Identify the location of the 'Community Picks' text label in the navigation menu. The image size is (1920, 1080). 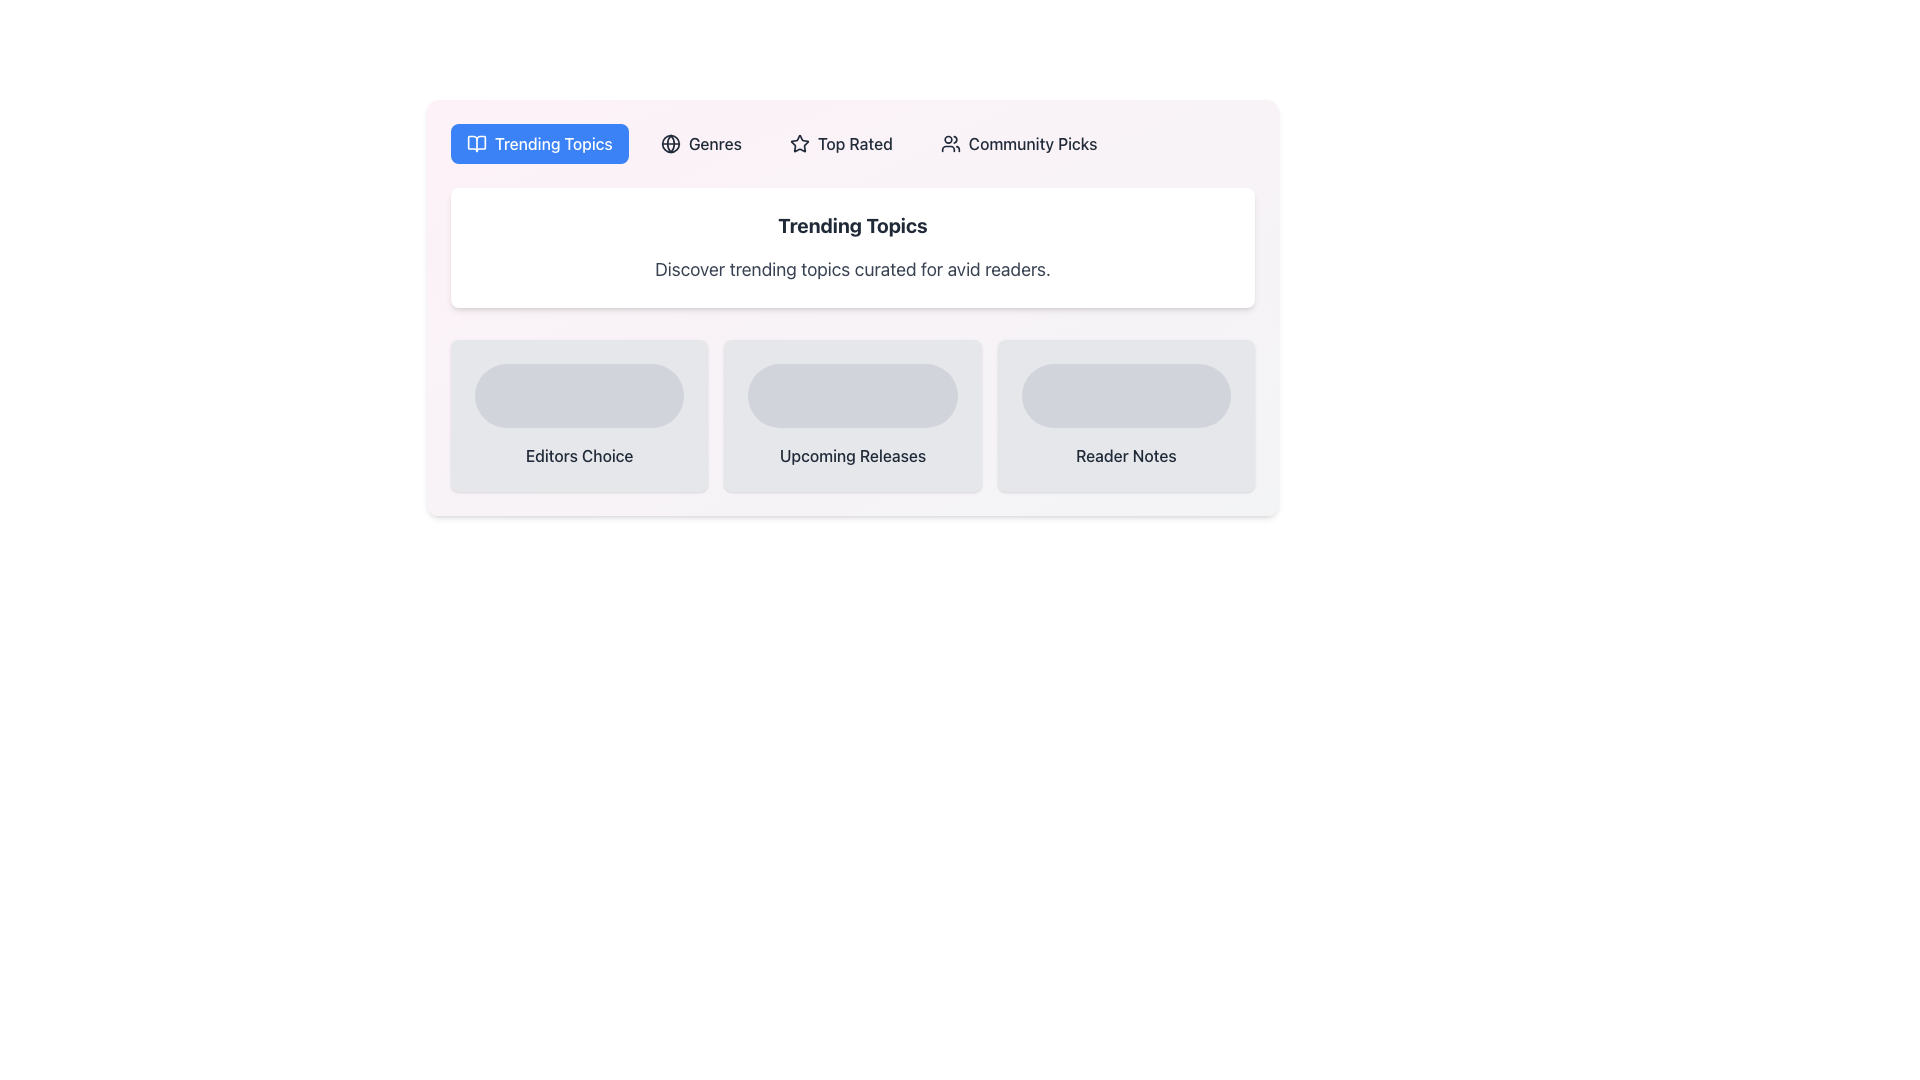
(1033, 142).